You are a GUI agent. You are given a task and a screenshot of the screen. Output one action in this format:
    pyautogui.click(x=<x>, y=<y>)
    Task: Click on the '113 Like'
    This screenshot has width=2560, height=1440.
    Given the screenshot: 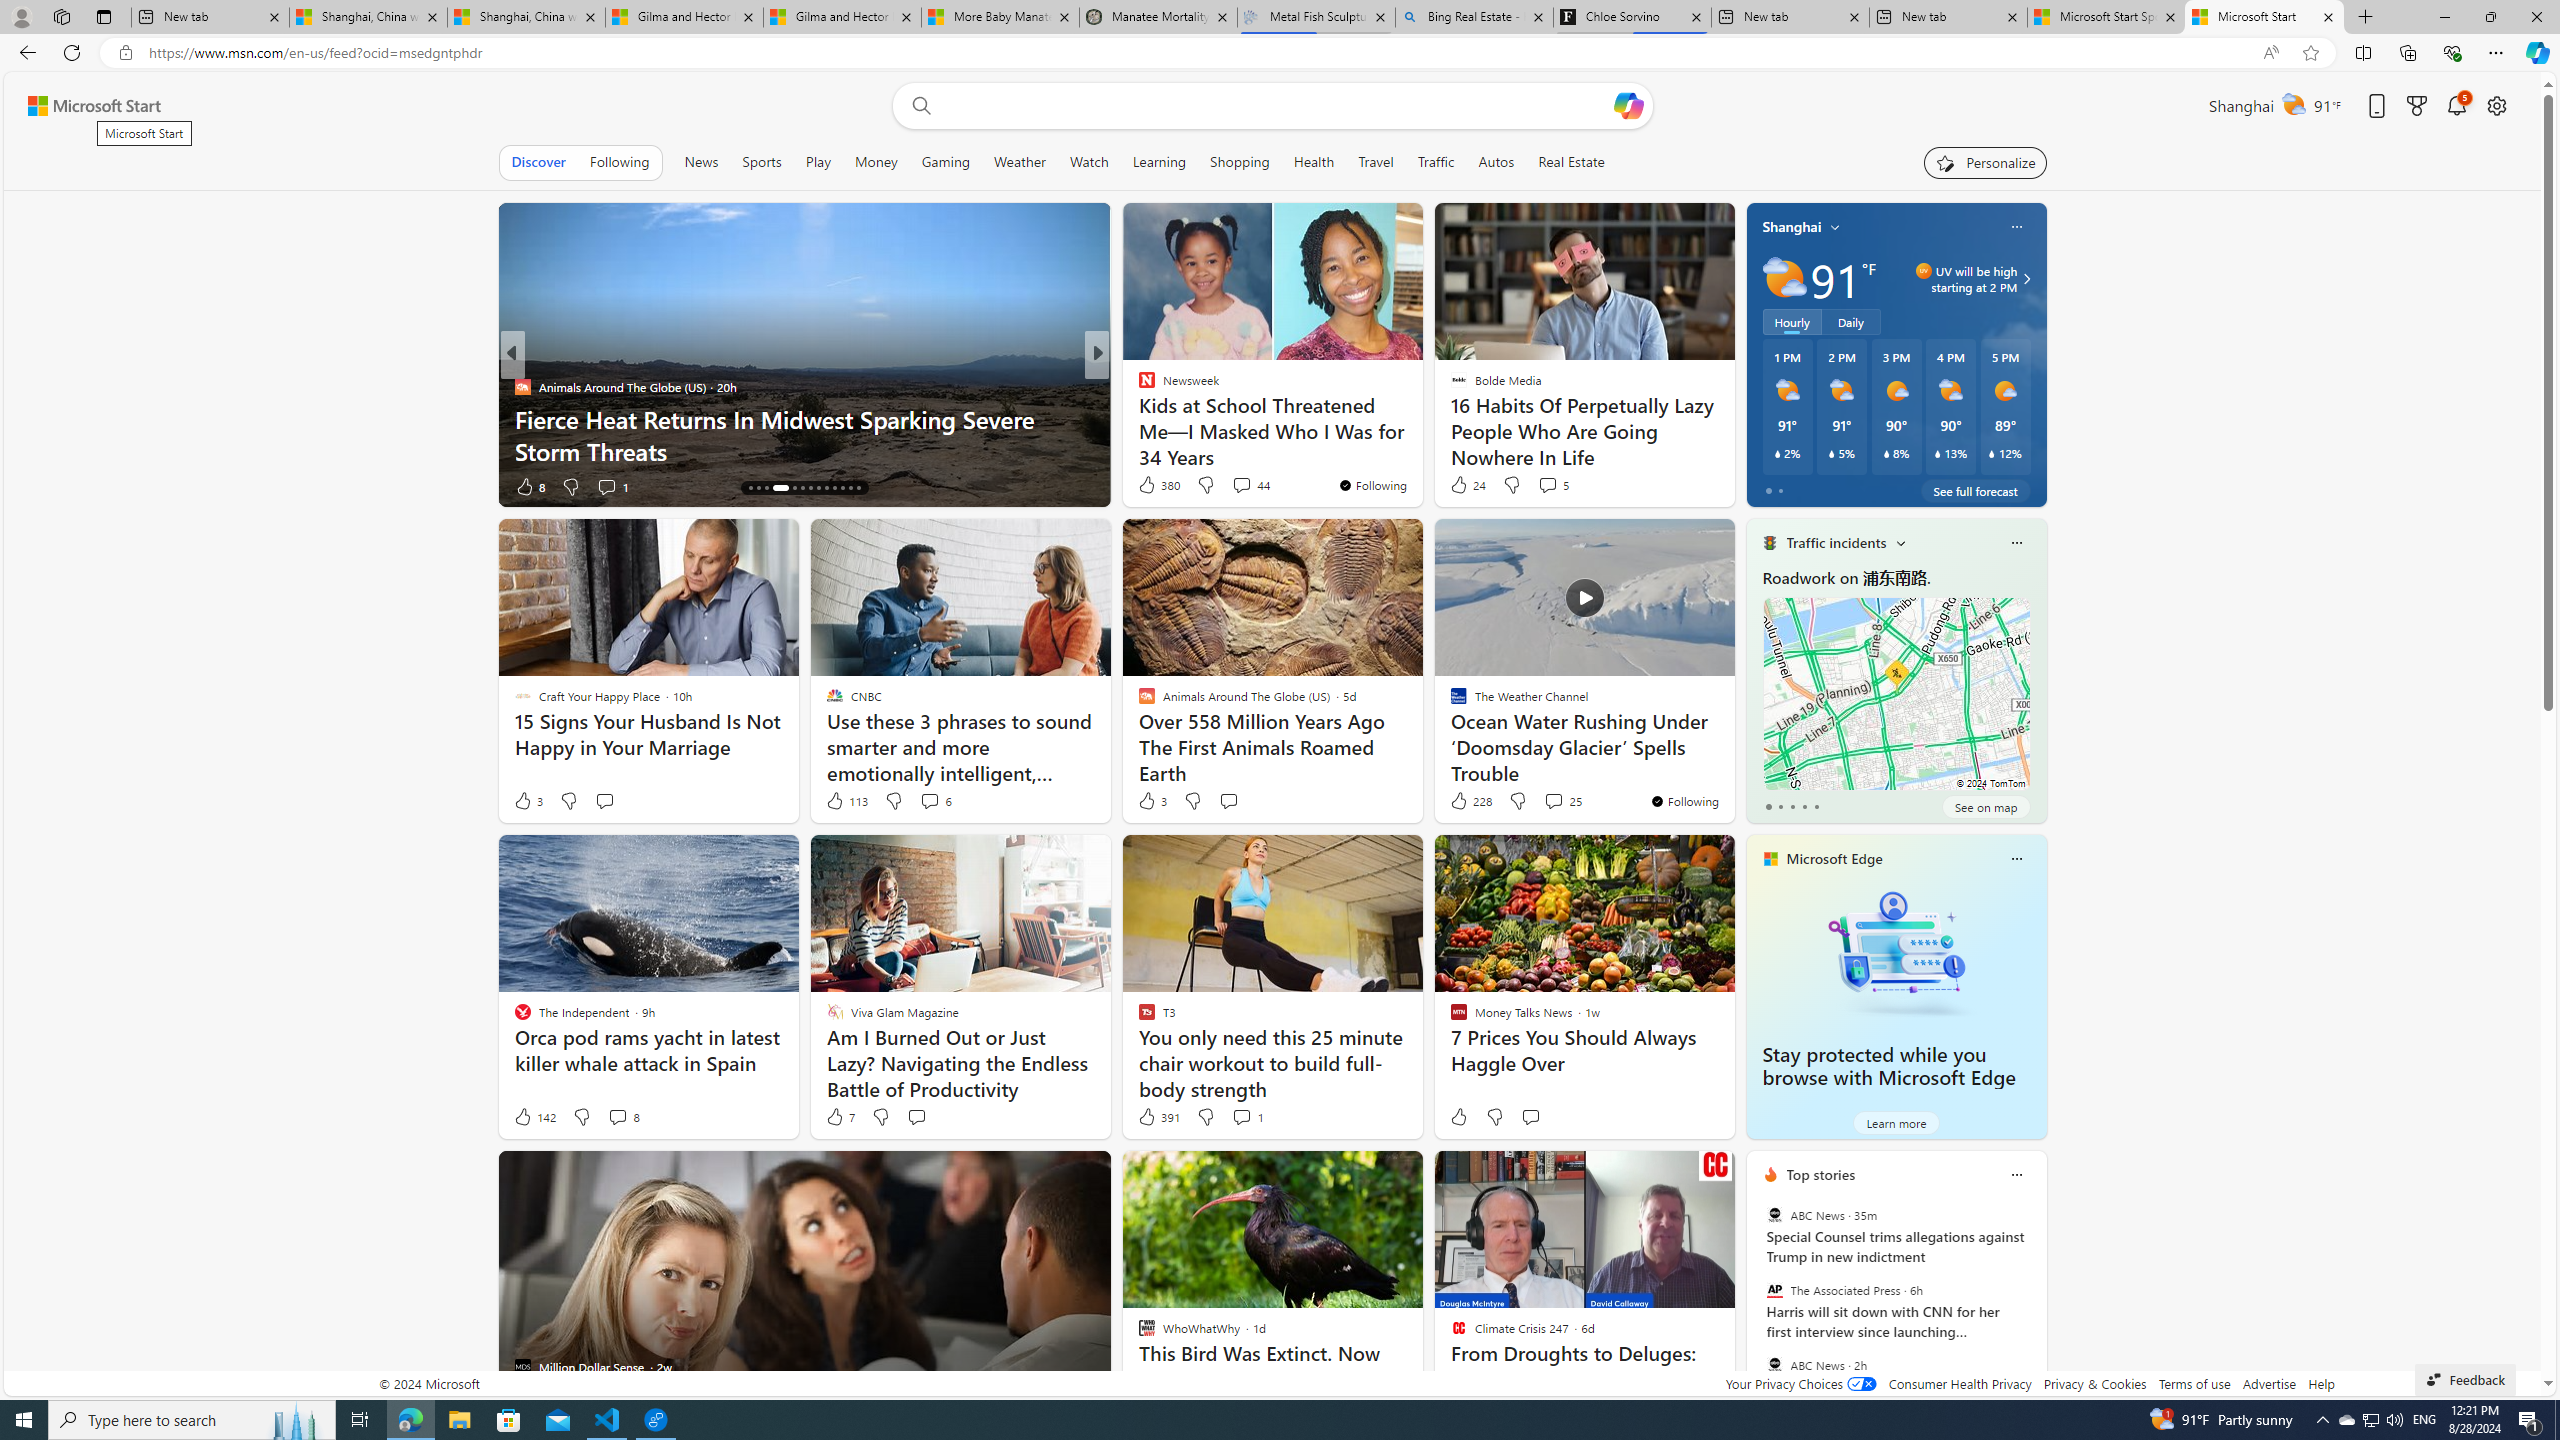 What is the action you would take?
    pyautogui.click(x=845, y=800)
    